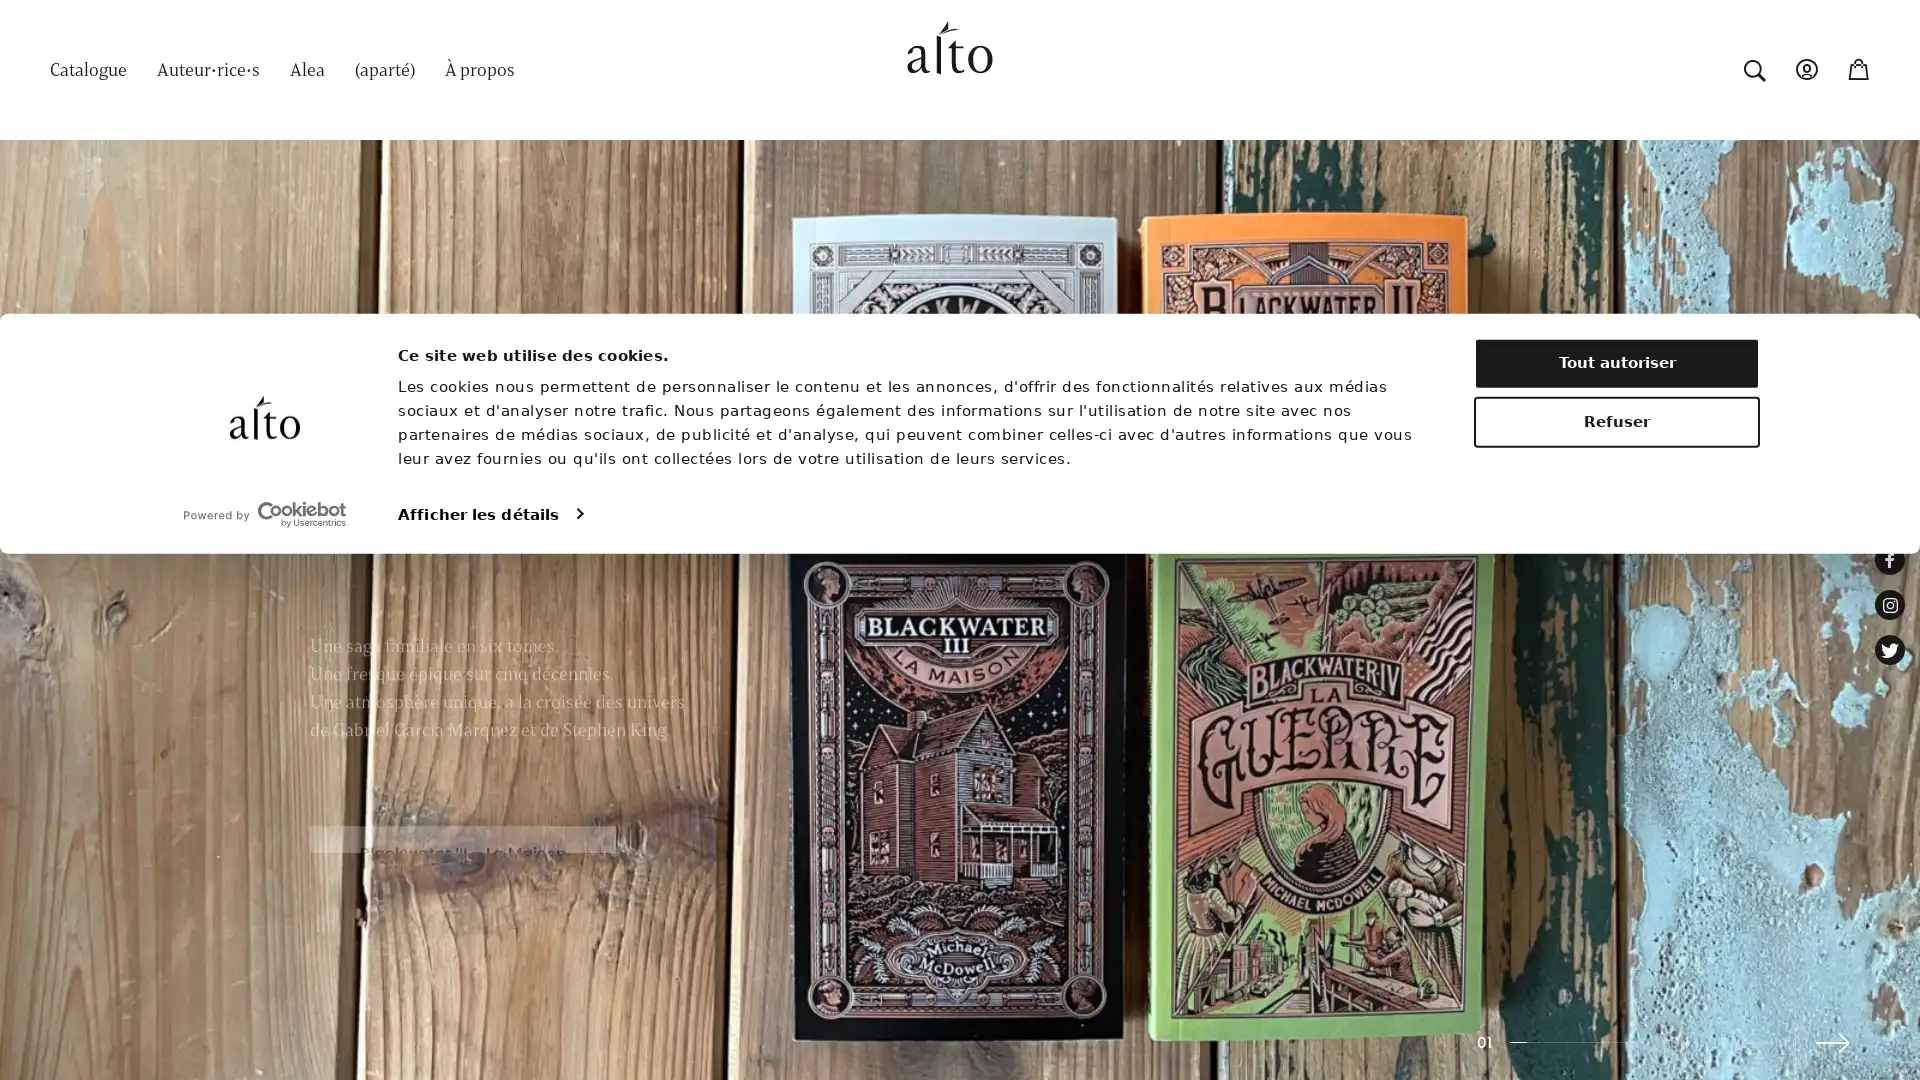 Image resolution: width=1920 pixels, height=1080 pixels. What do you see at coordinates (384, 68) in the screenshot?
I see `(aparte)` at bounding box center [384, 68].